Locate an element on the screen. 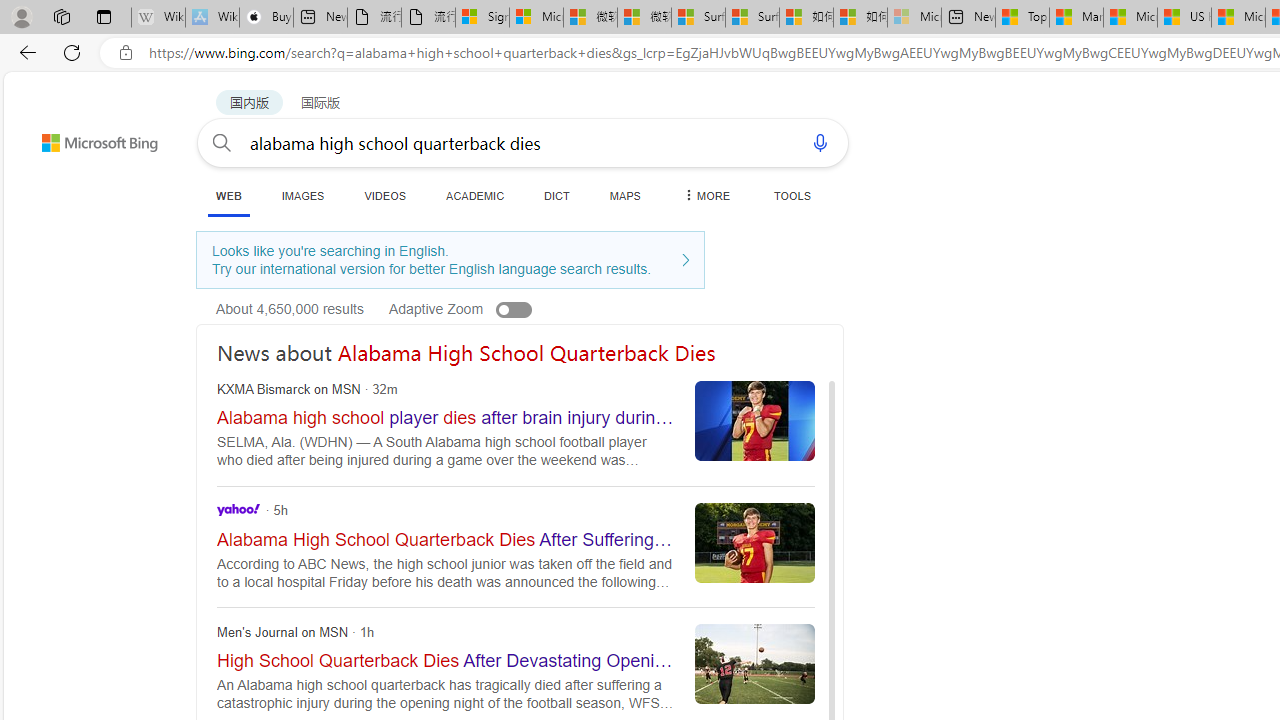 This screenshot has width=1280, height=720. 'WEB' is located at coordinates (228, 197).